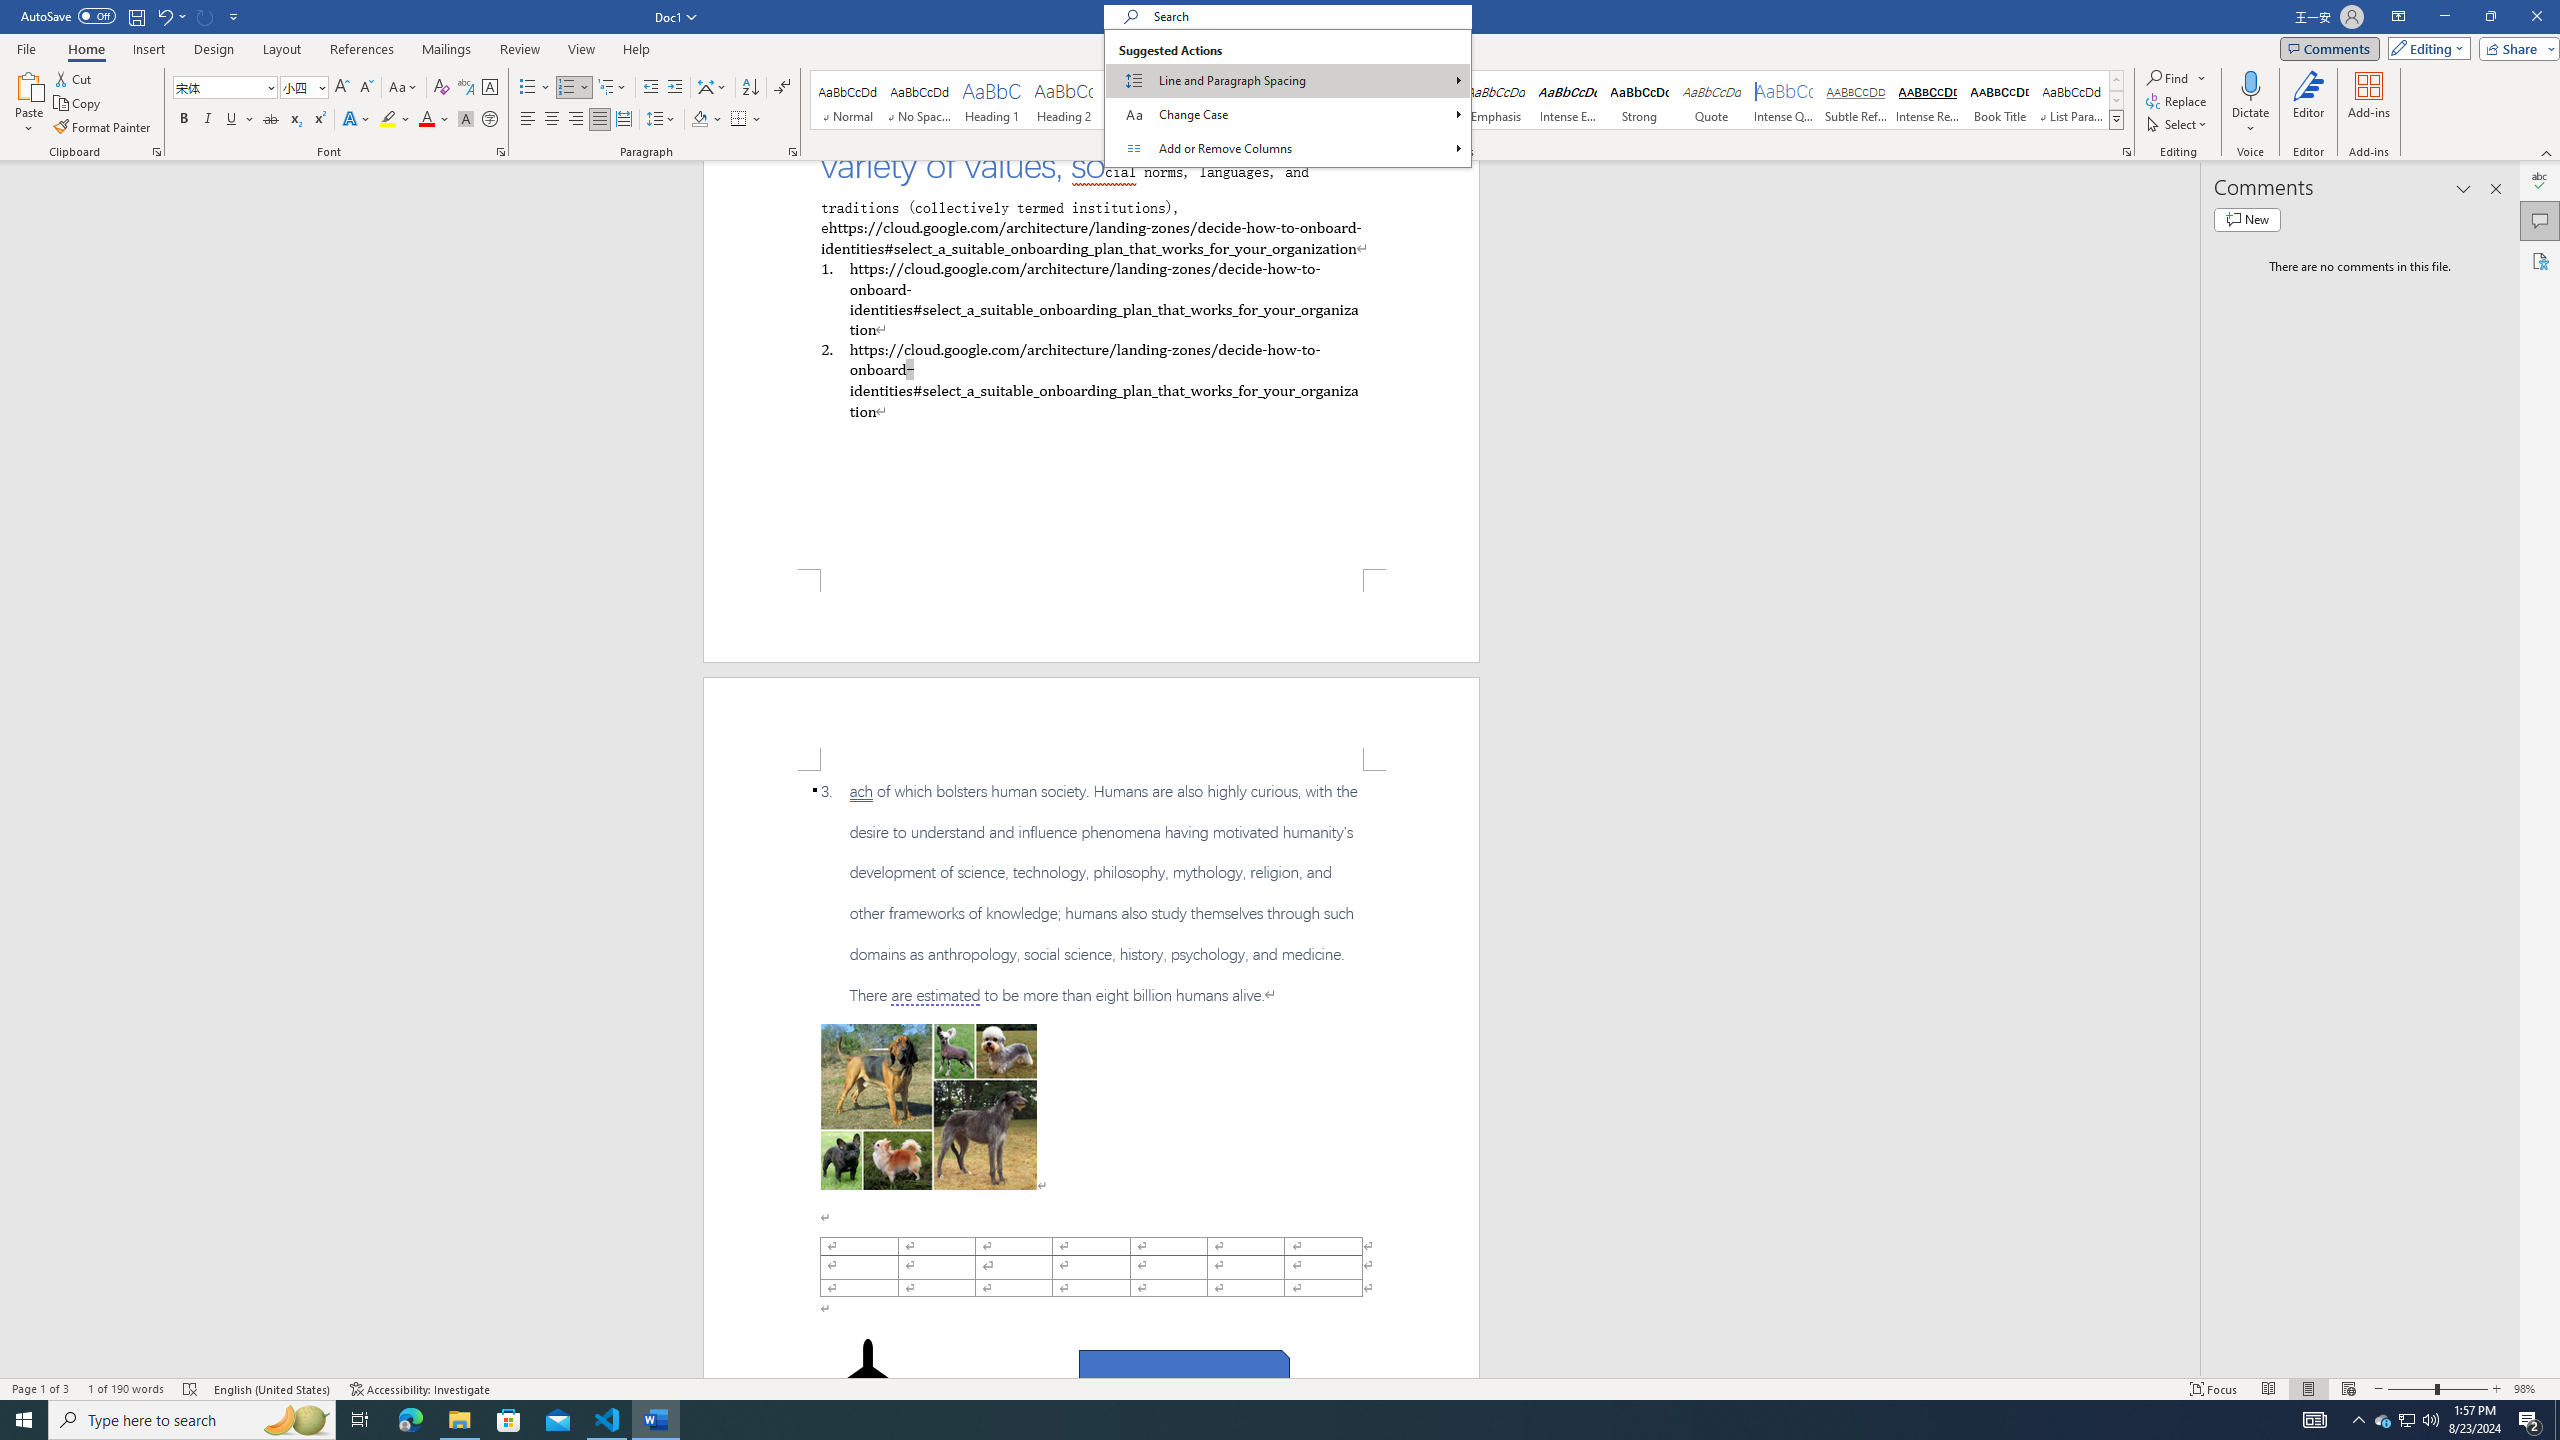  What do you see at coordinates (582, 49) in the screenshot?
I see `'View'` at bounding box center [582, 49].